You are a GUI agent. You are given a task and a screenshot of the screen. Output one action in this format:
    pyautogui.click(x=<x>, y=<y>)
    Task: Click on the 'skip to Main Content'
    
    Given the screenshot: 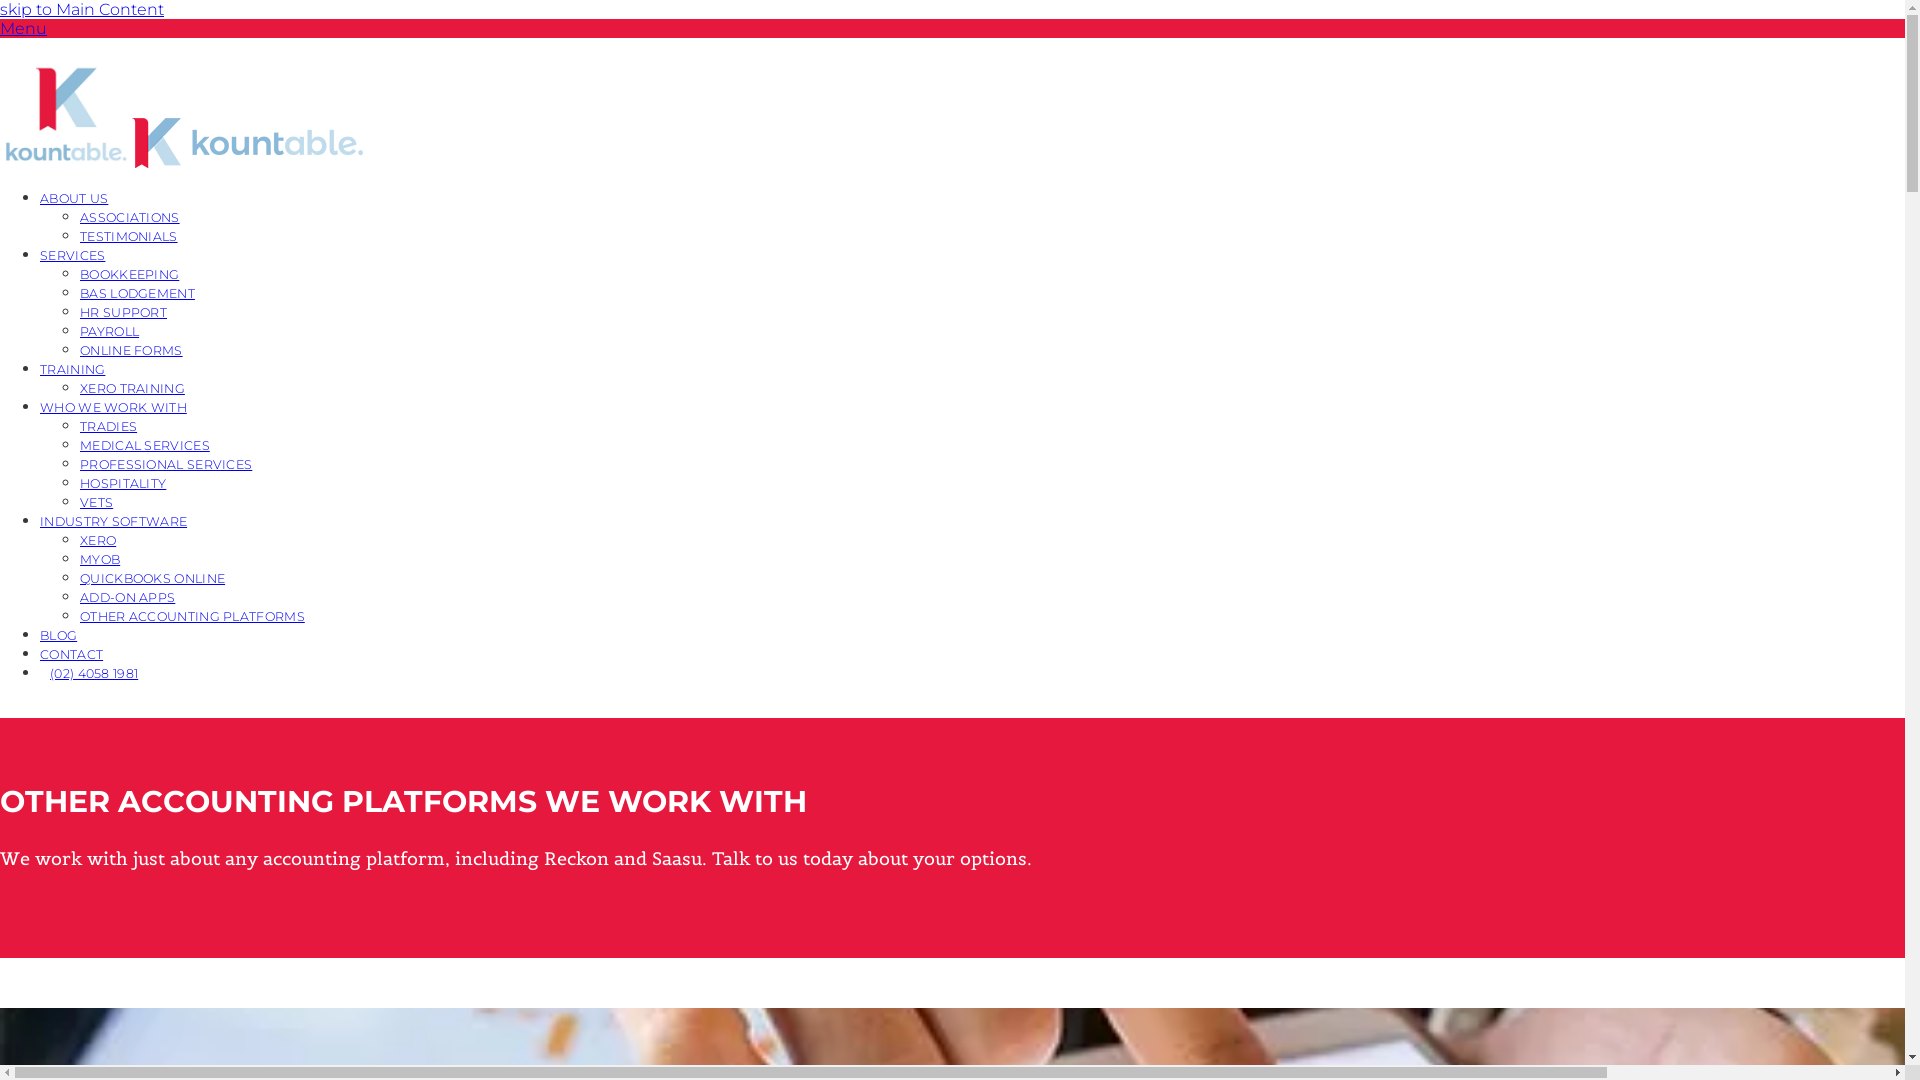 What is the action you would take?
    pyautogui.click(x=80, y=9)
    